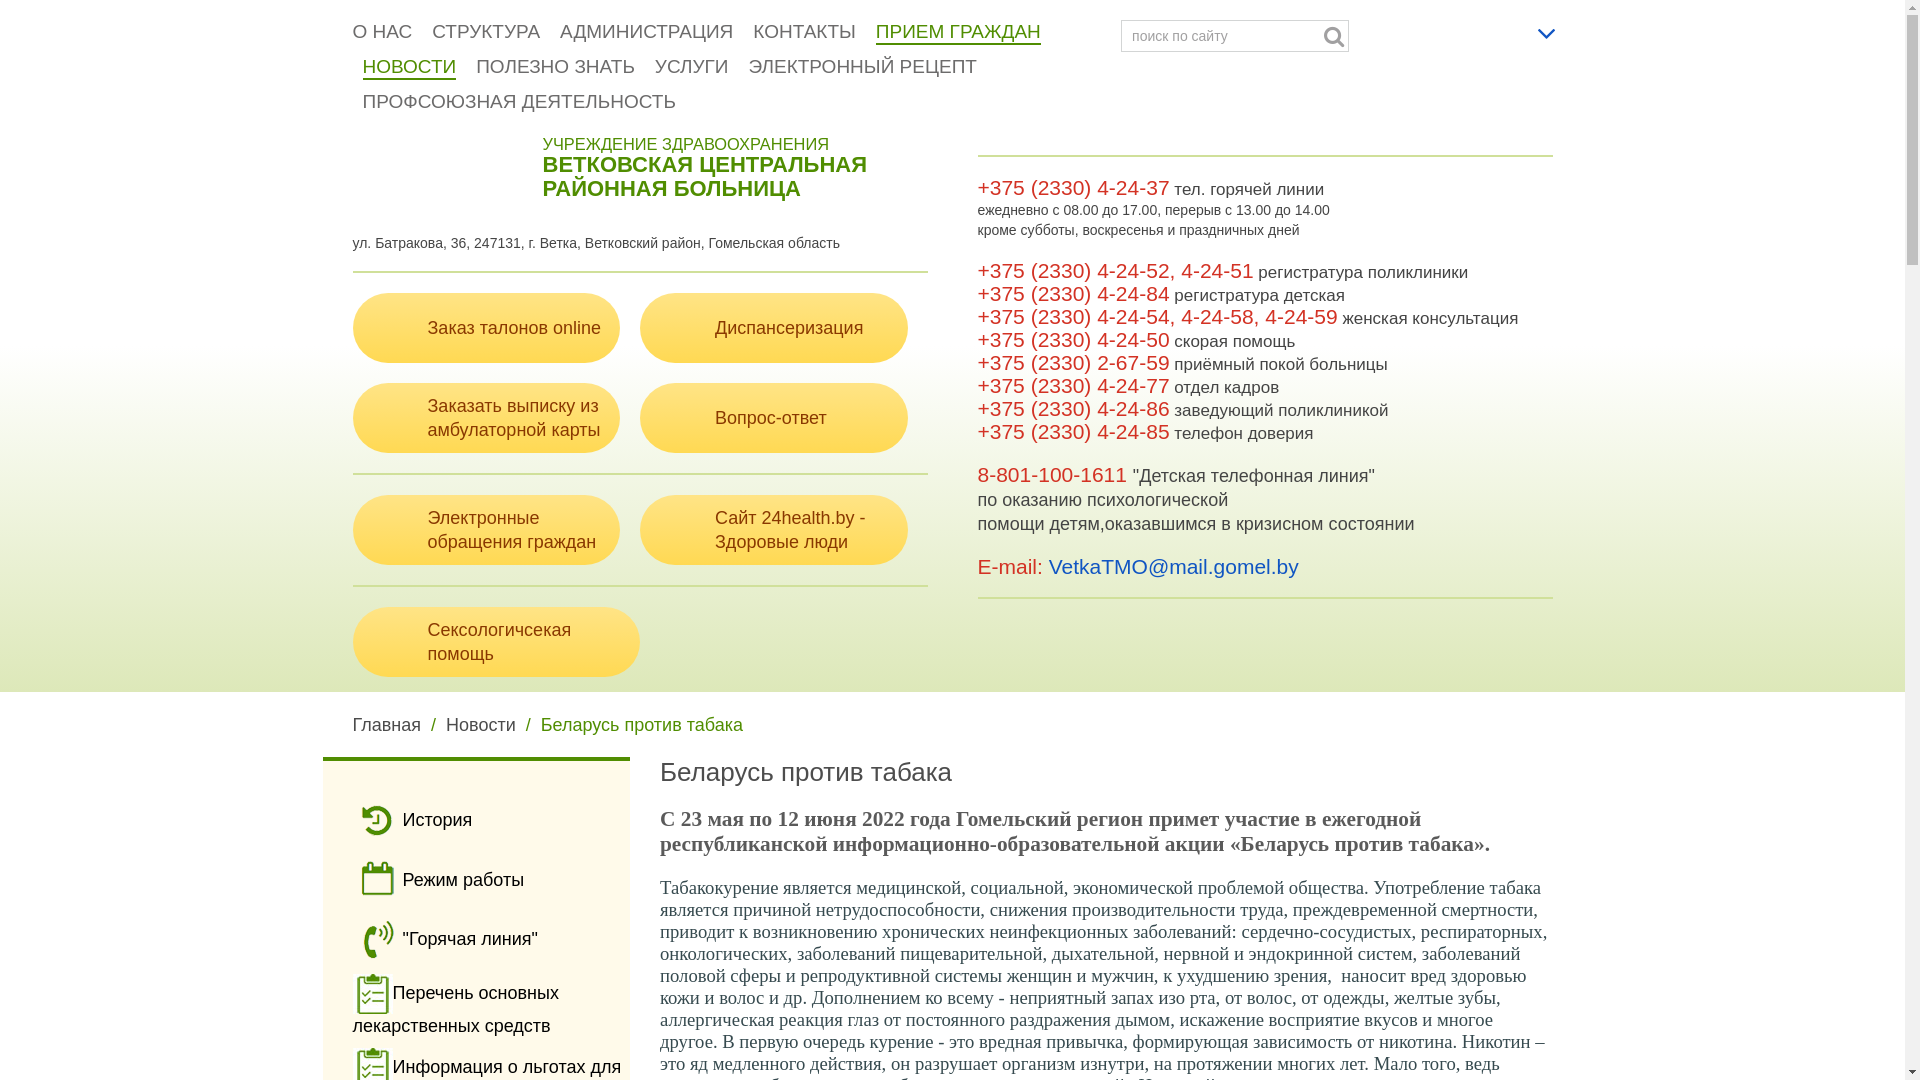 This screenshot has height=1080, width=1920. What do you see at coordinates (1497, 27) in the screenshot?
I see `'Russian'` at bounding box center [1497, 27].